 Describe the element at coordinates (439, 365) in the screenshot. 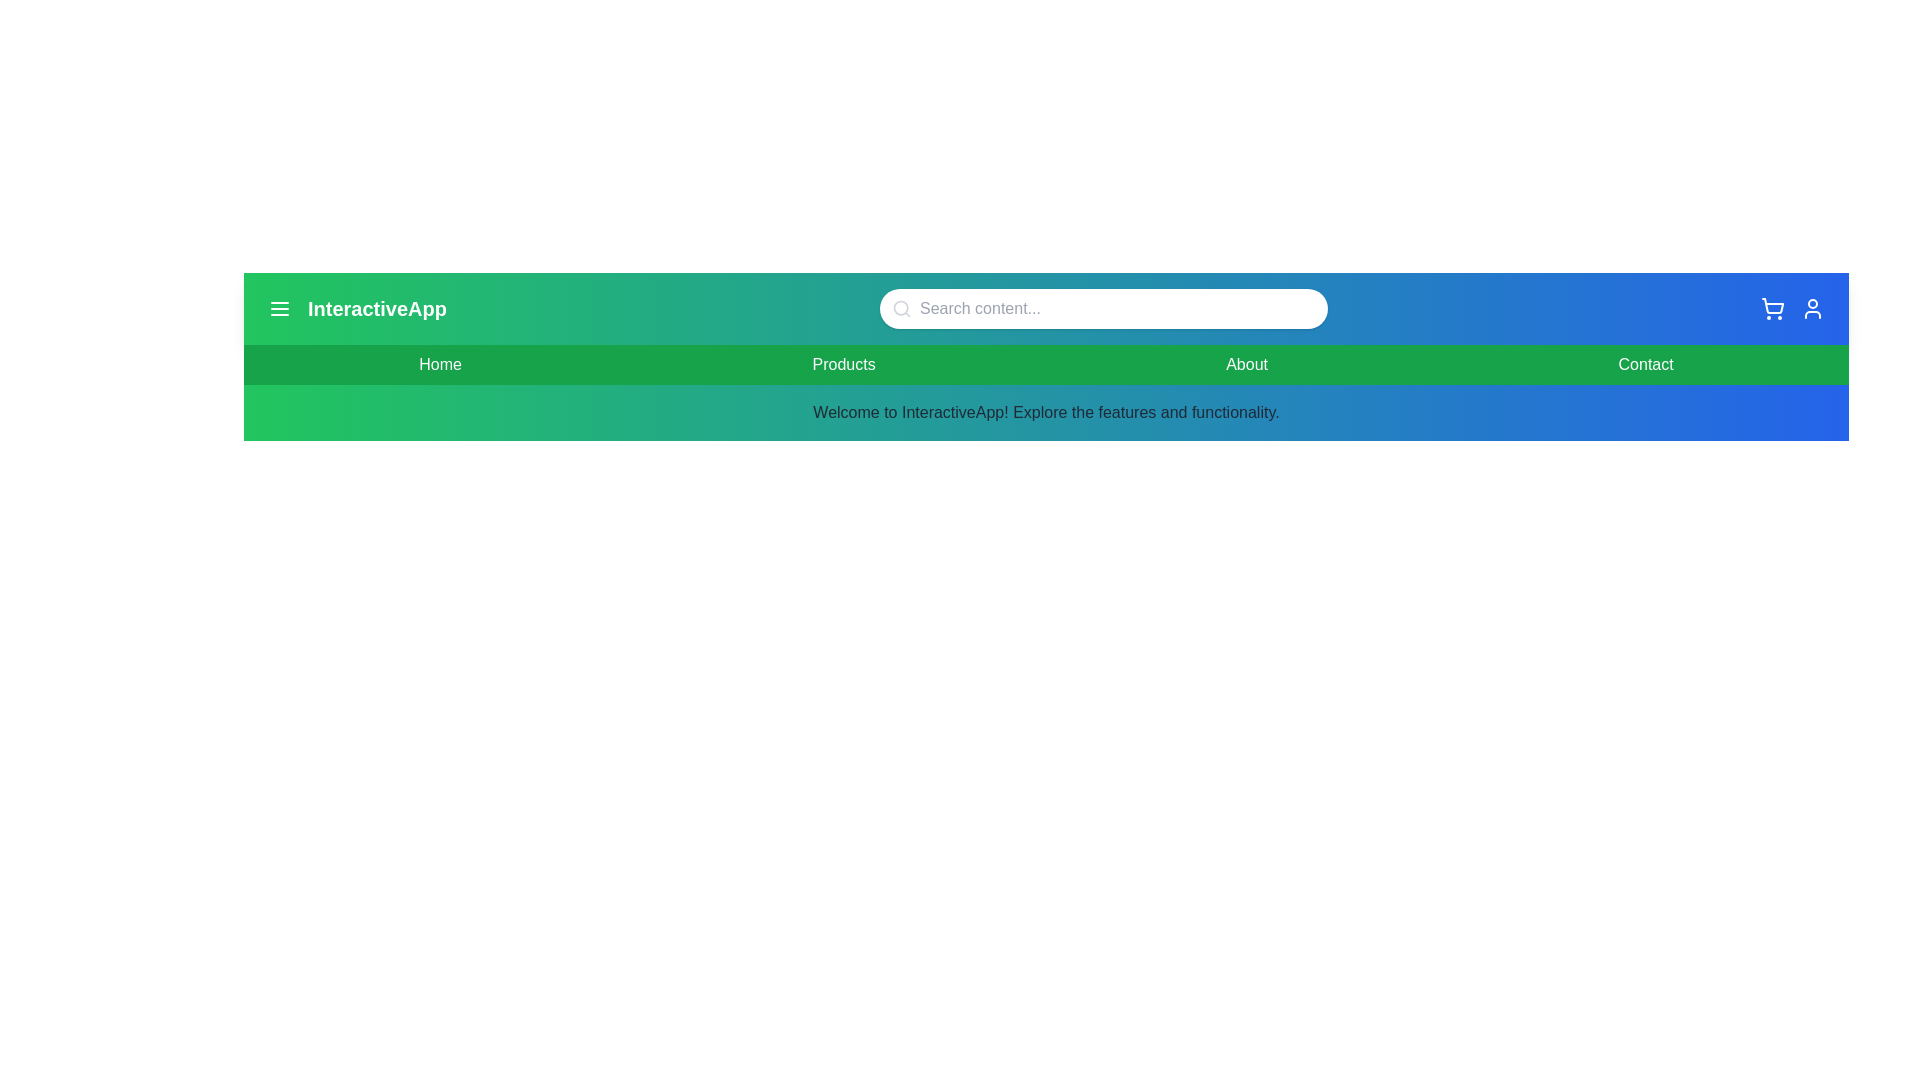

I see `the Home menu item to navigate` at that location.